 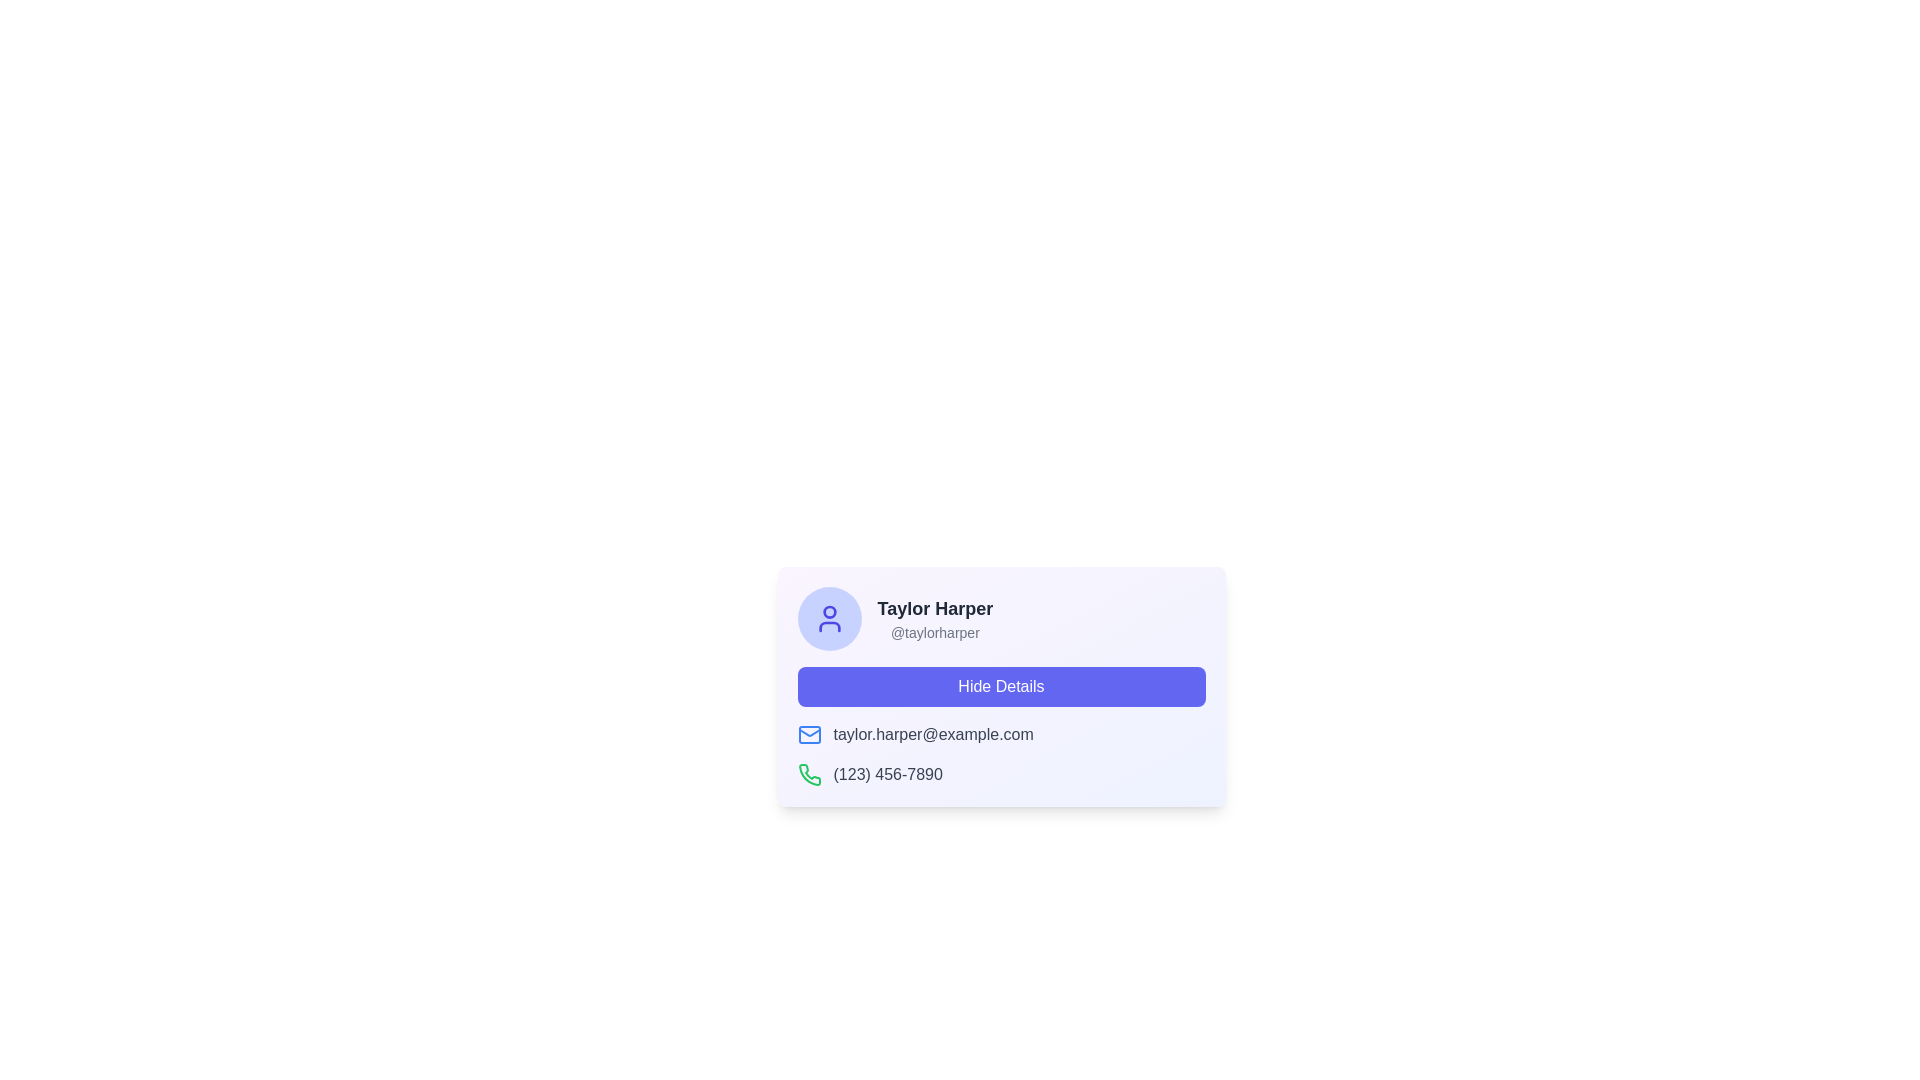 I want to click on the text label displaying '@taylorharper' located below the name 'Taylor Harper' in the profile card interface, so click(x=934, y=632).